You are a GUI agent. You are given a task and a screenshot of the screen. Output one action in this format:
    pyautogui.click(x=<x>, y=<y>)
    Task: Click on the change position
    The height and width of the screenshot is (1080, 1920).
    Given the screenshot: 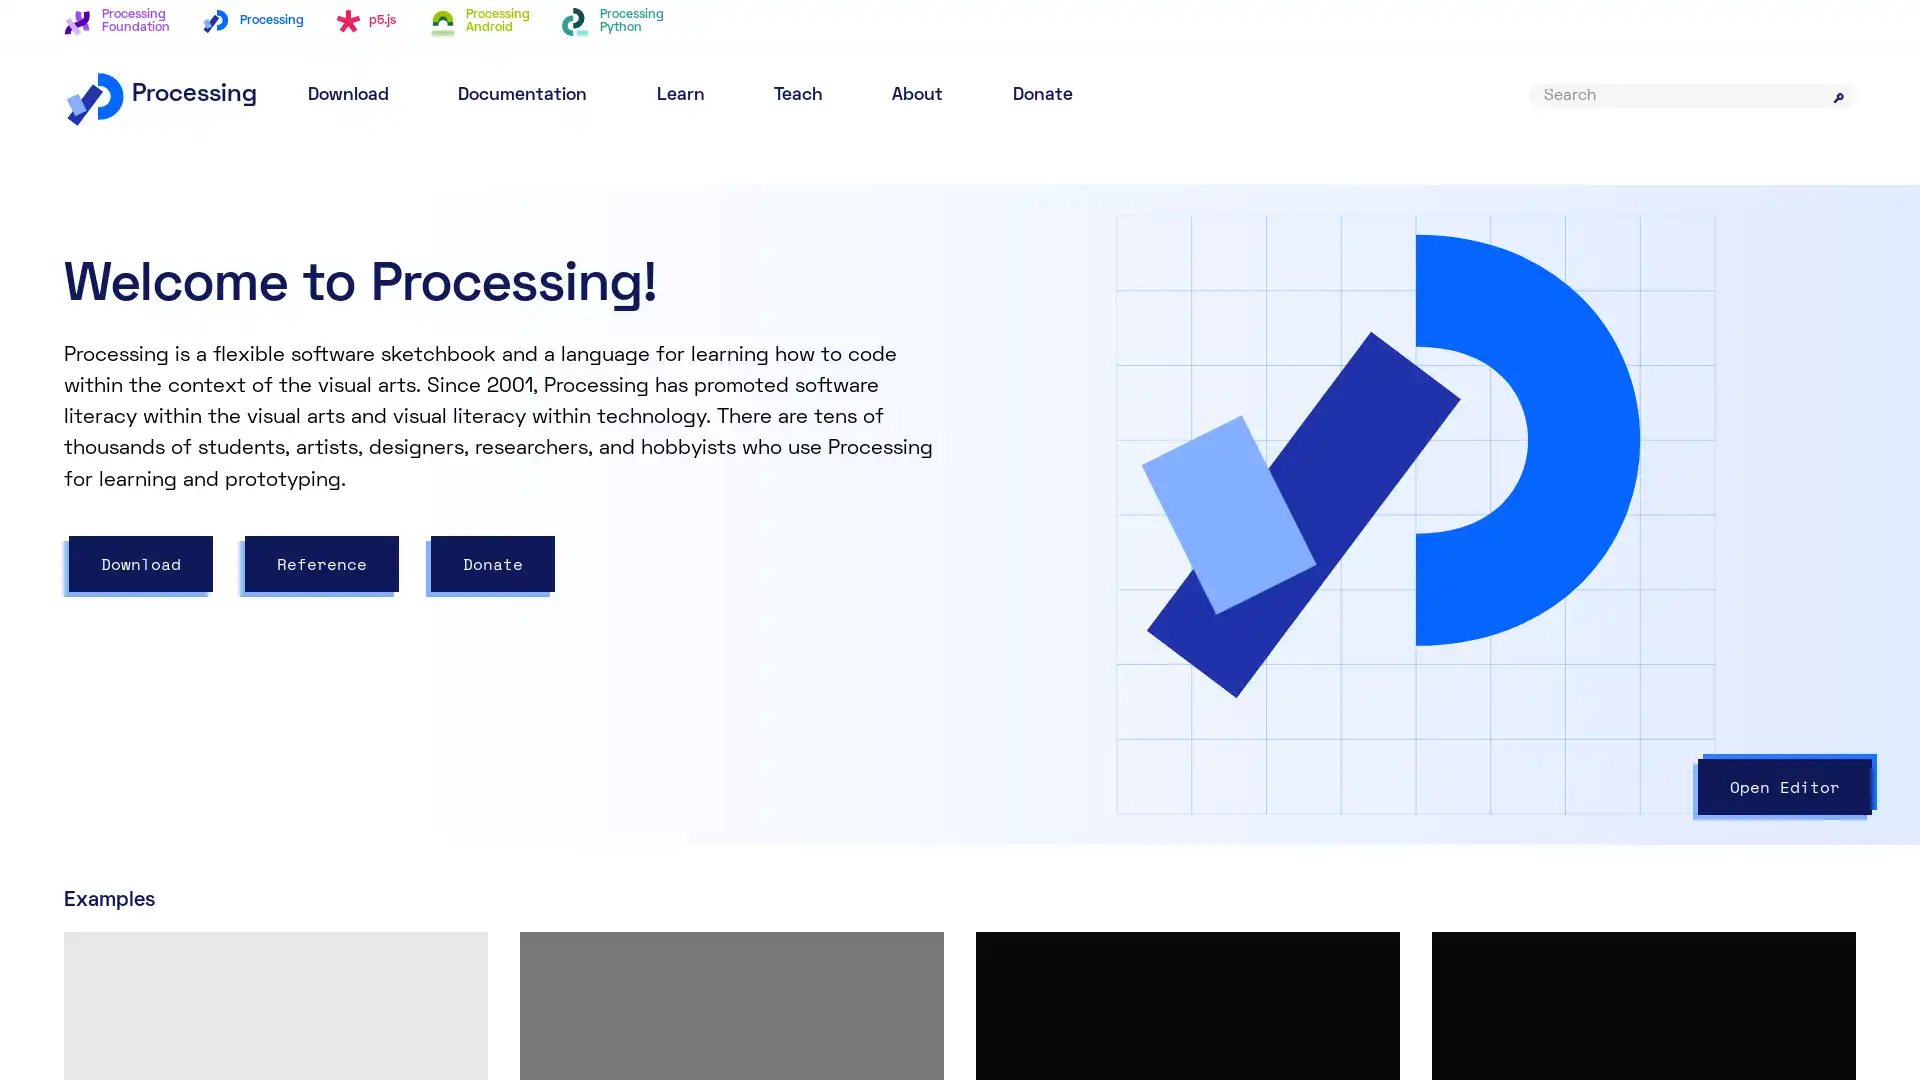 What is the action you would take?
    pyautogui.click(x=1337, y=548)
    